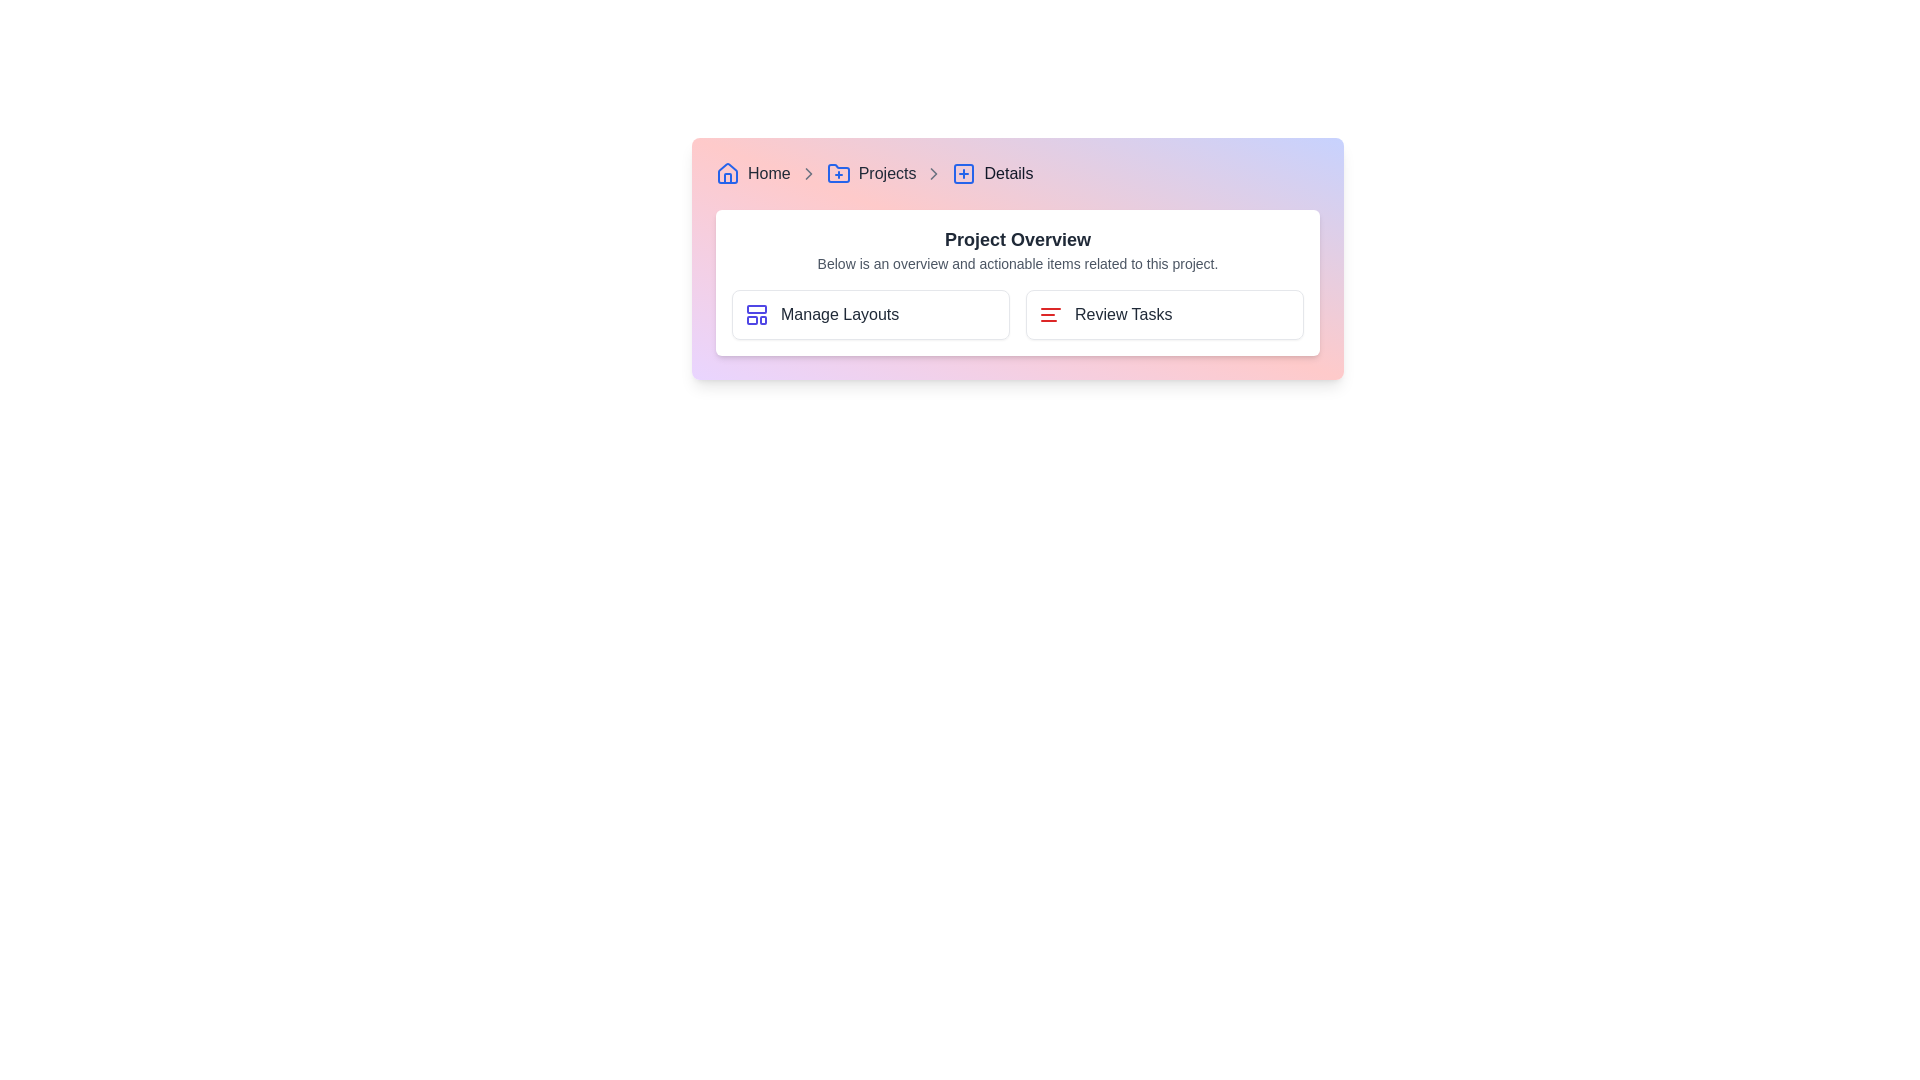  Describe the element at coordinates (1017, 262) in the screenshot. I see `the static text element containing the content 'Below is an overview and actionable items related to this project.' which is styled with a small font size and gray color, located beneath the 'Project Overview' heading` at that location.